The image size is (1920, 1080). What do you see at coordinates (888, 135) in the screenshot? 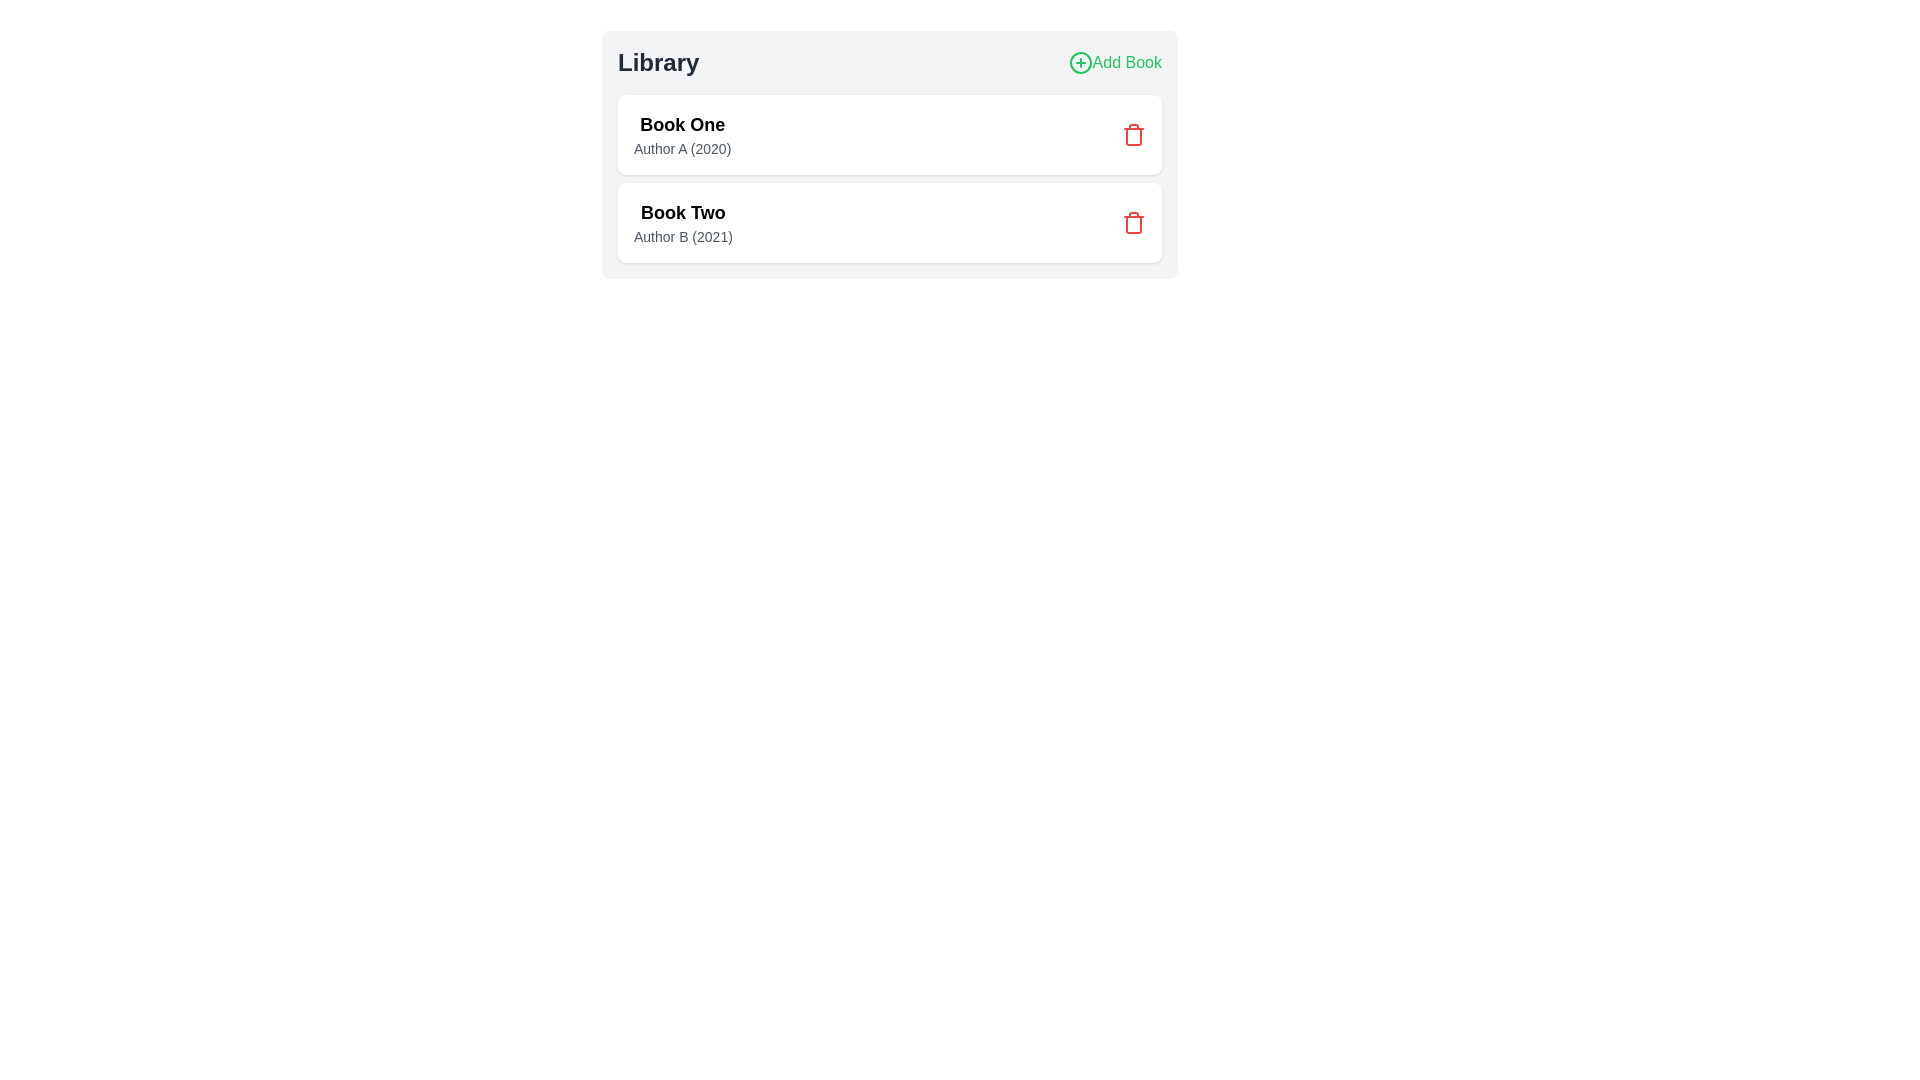
I see `the first book entry card in the Library section, which displays the book's title, author, and year` at bounding box center [888, 135].